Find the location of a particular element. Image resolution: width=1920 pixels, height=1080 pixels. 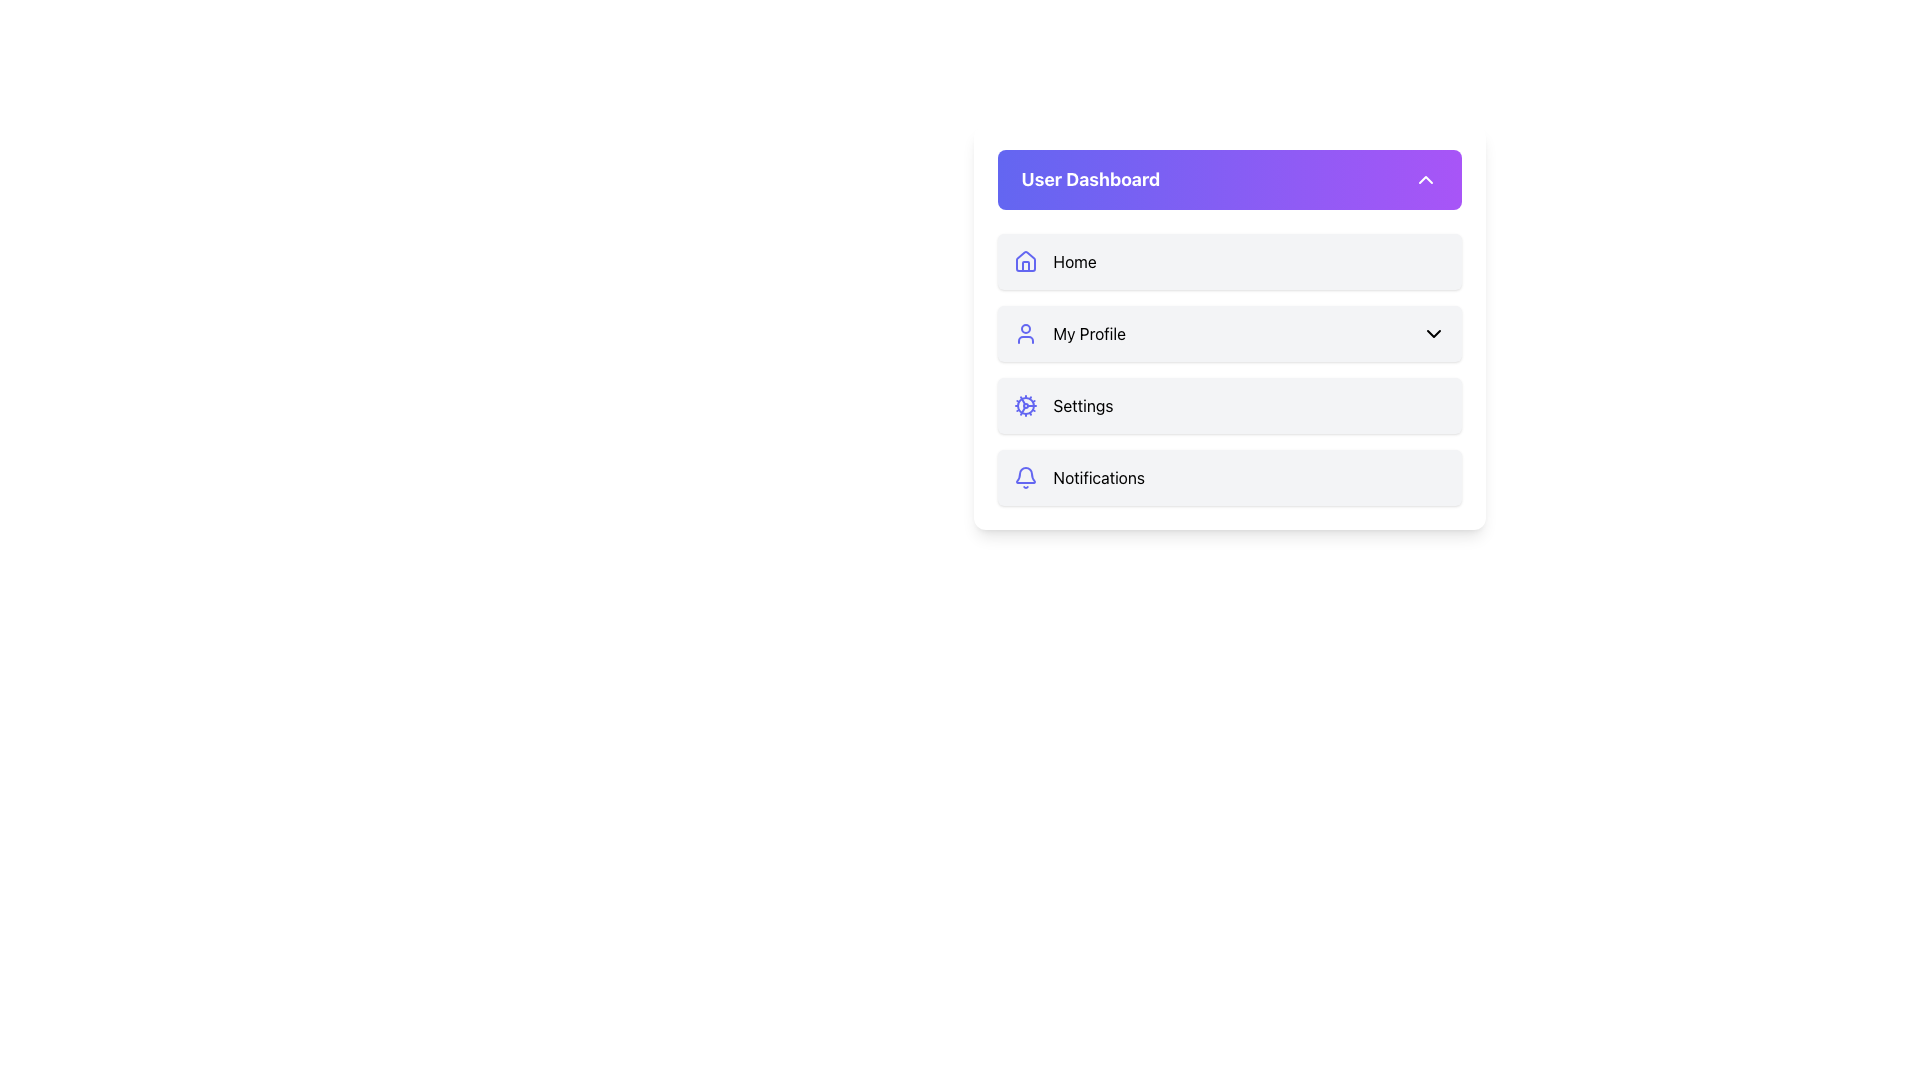

the navigation button-like UI component for notifications, which is the fourth item in a vertical stack located at the bottom of the group is located at coordinates (1228, 478).